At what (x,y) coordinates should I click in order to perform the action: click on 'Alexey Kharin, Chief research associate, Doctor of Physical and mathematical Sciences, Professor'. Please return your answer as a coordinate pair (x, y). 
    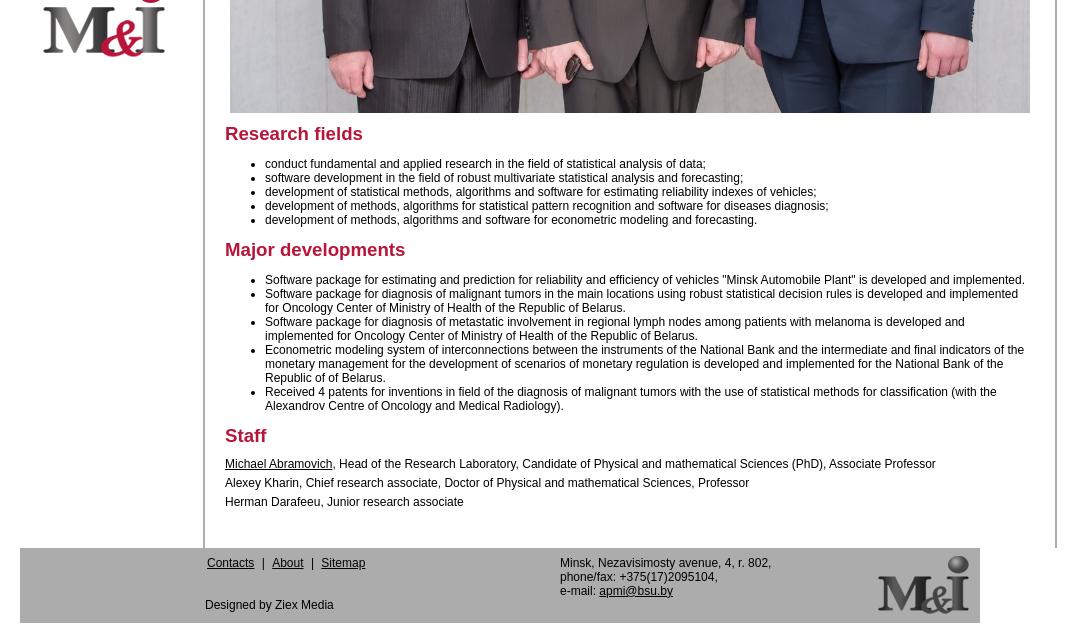
    Looking at the image, I should click on (486, 480).